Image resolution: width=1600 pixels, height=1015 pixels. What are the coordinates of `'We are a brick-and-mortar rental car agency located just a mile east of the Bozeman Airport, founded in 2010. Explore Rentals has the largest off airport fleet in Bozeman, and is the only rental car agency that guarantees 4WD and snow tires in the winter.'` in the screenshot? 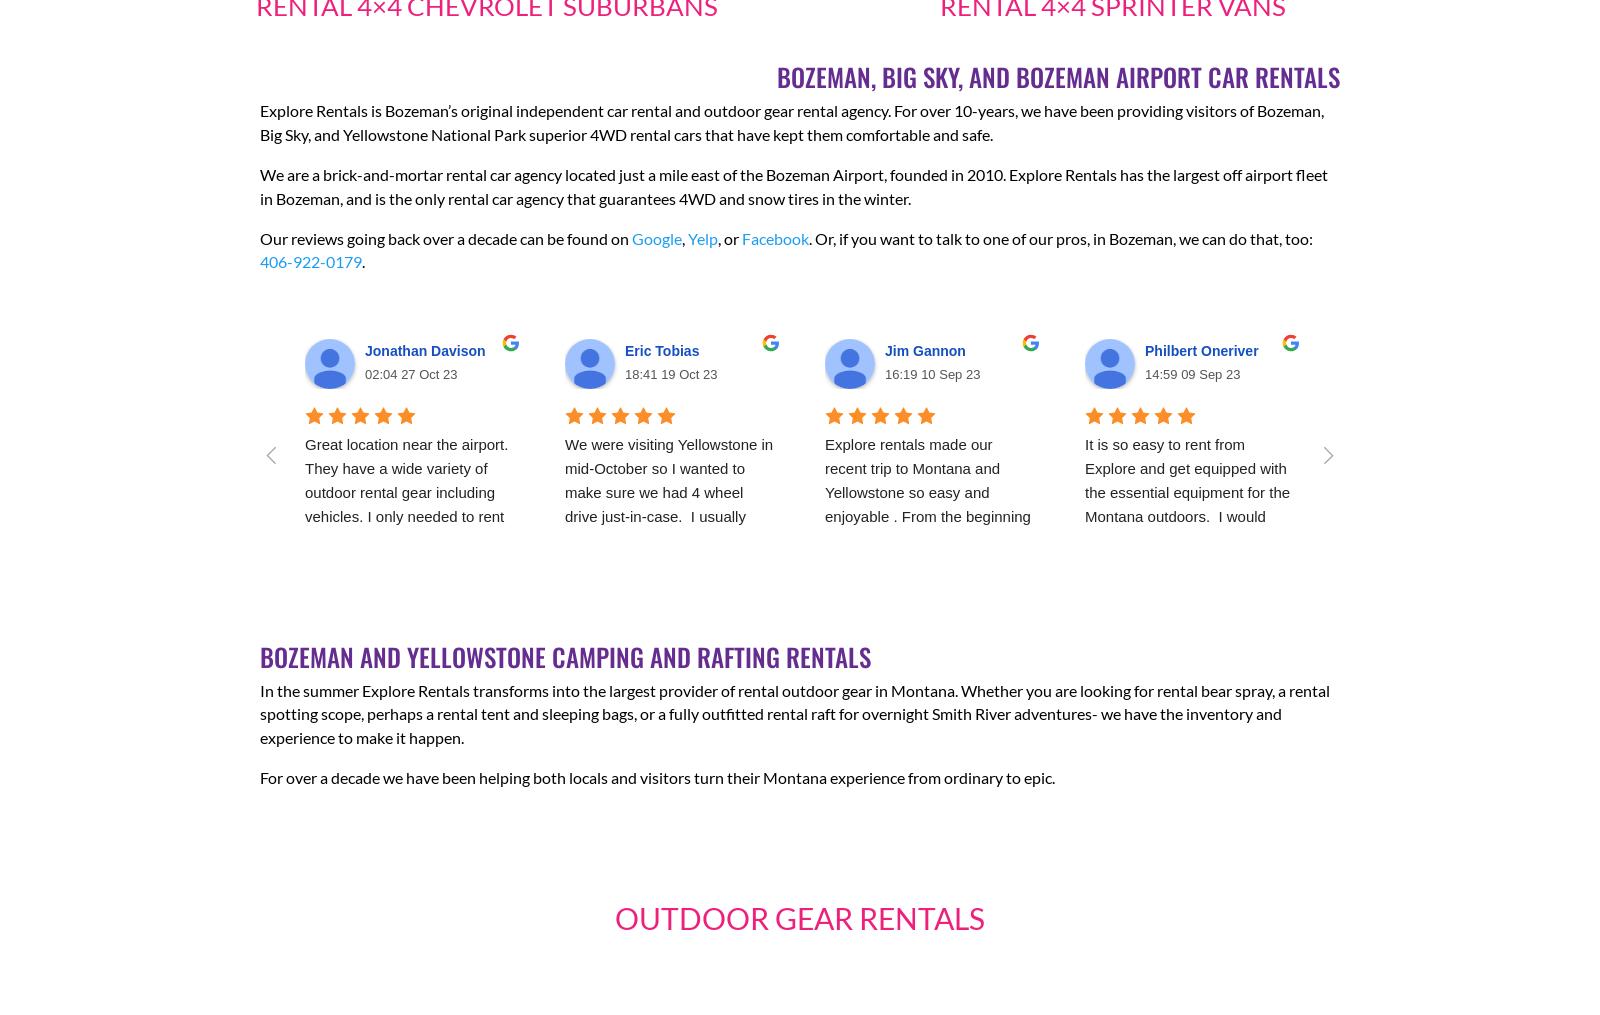 It's located at (260, 185).